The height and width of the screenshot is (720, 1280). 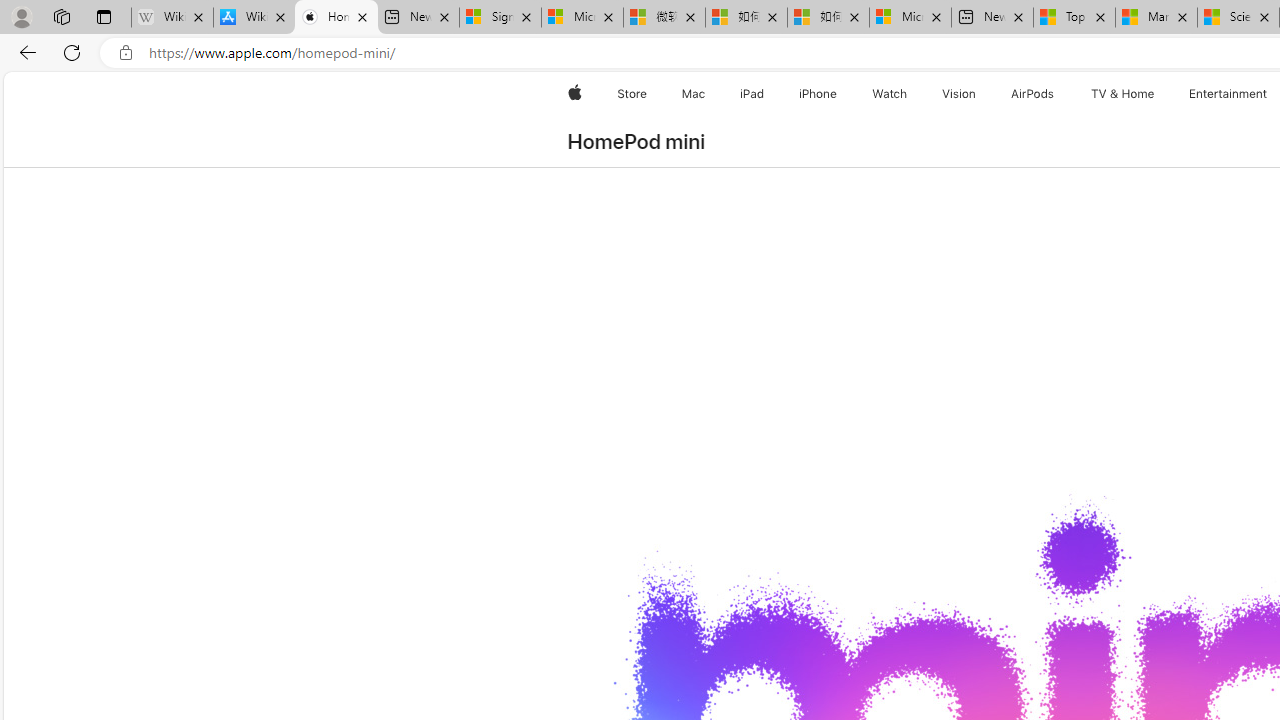 What do you see at coordinates (1158, 93) in the screenshot?
I see `'Class: globalnav-submenu-trigger-item'` at bounding box center [1158, 93].